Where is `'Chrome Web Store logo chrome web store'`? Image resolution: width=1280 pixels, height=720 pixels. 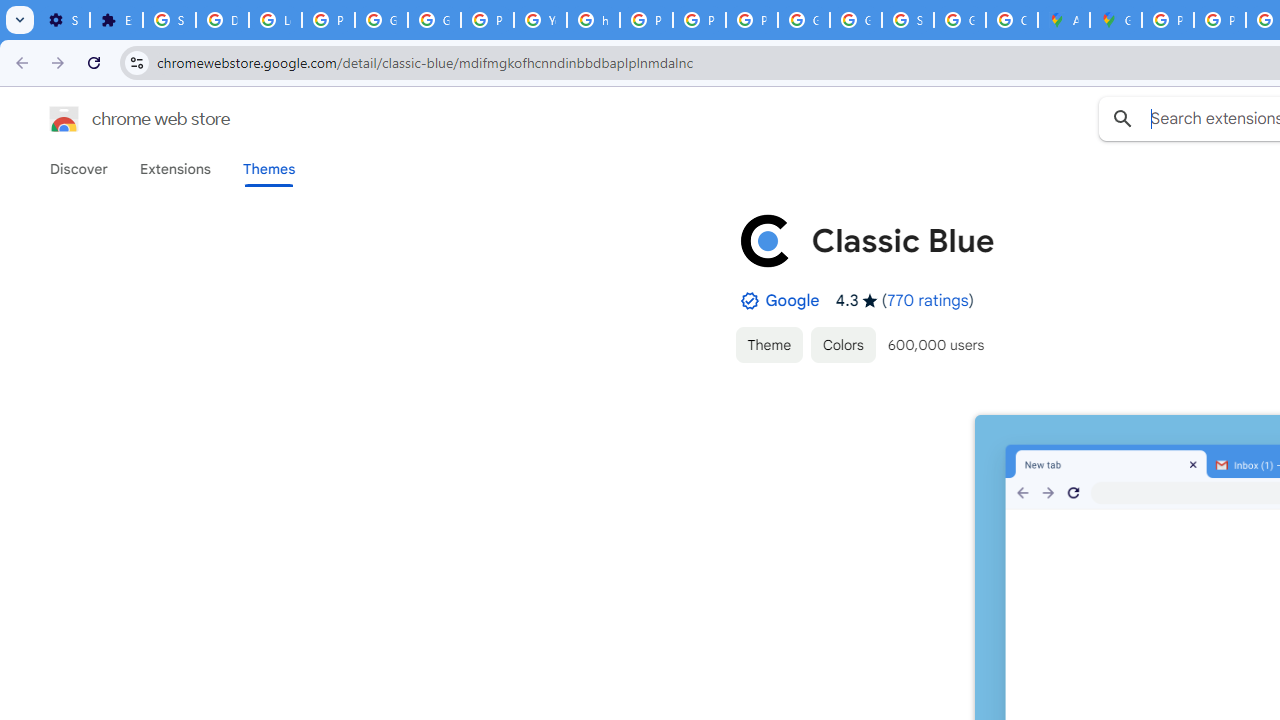 'Chrome Web Store logo chrome web store' is located at coordinates (118, 119).